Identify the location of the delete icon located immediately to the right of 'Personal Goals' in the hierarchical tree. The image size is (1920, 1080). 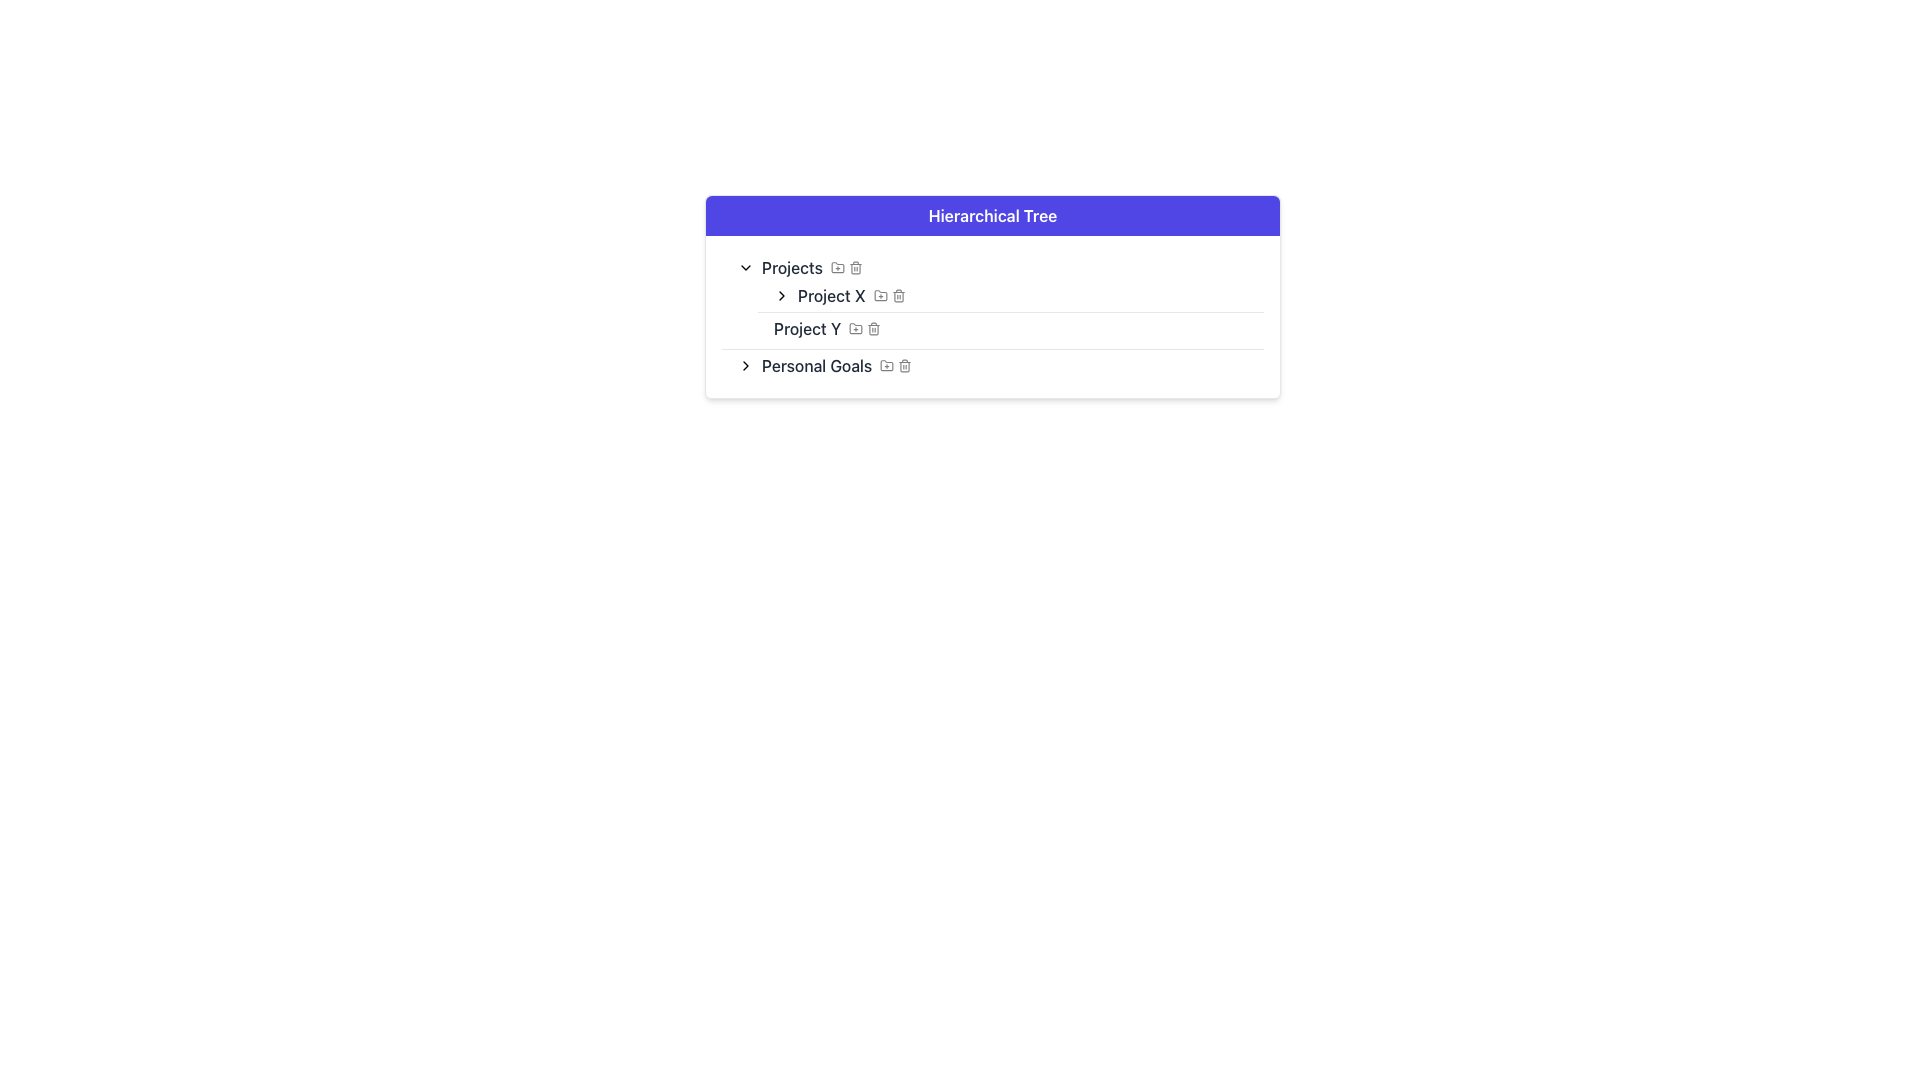
(904, 366).